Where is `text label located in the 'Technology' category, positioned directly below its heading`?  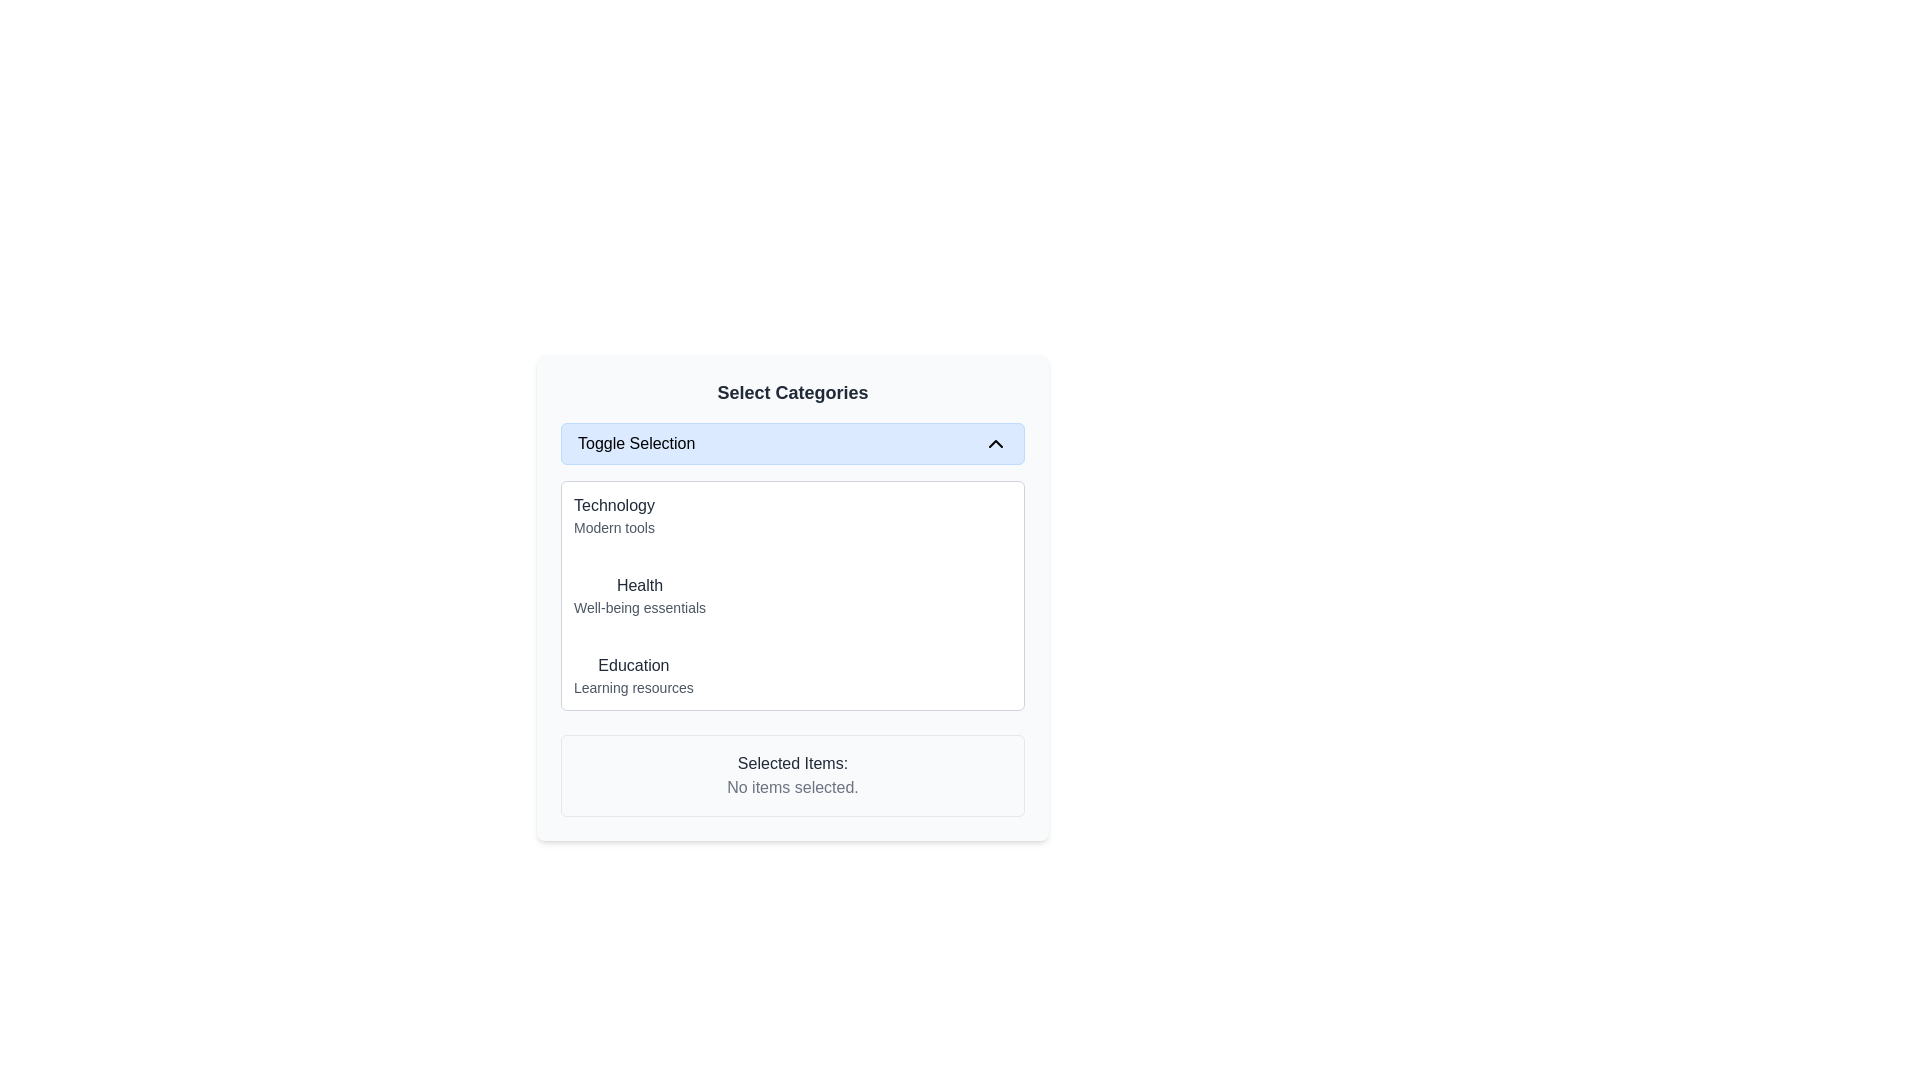 text label located in the 'Technology' category, positioned directly below its heading is located at coordinates (613, 527).